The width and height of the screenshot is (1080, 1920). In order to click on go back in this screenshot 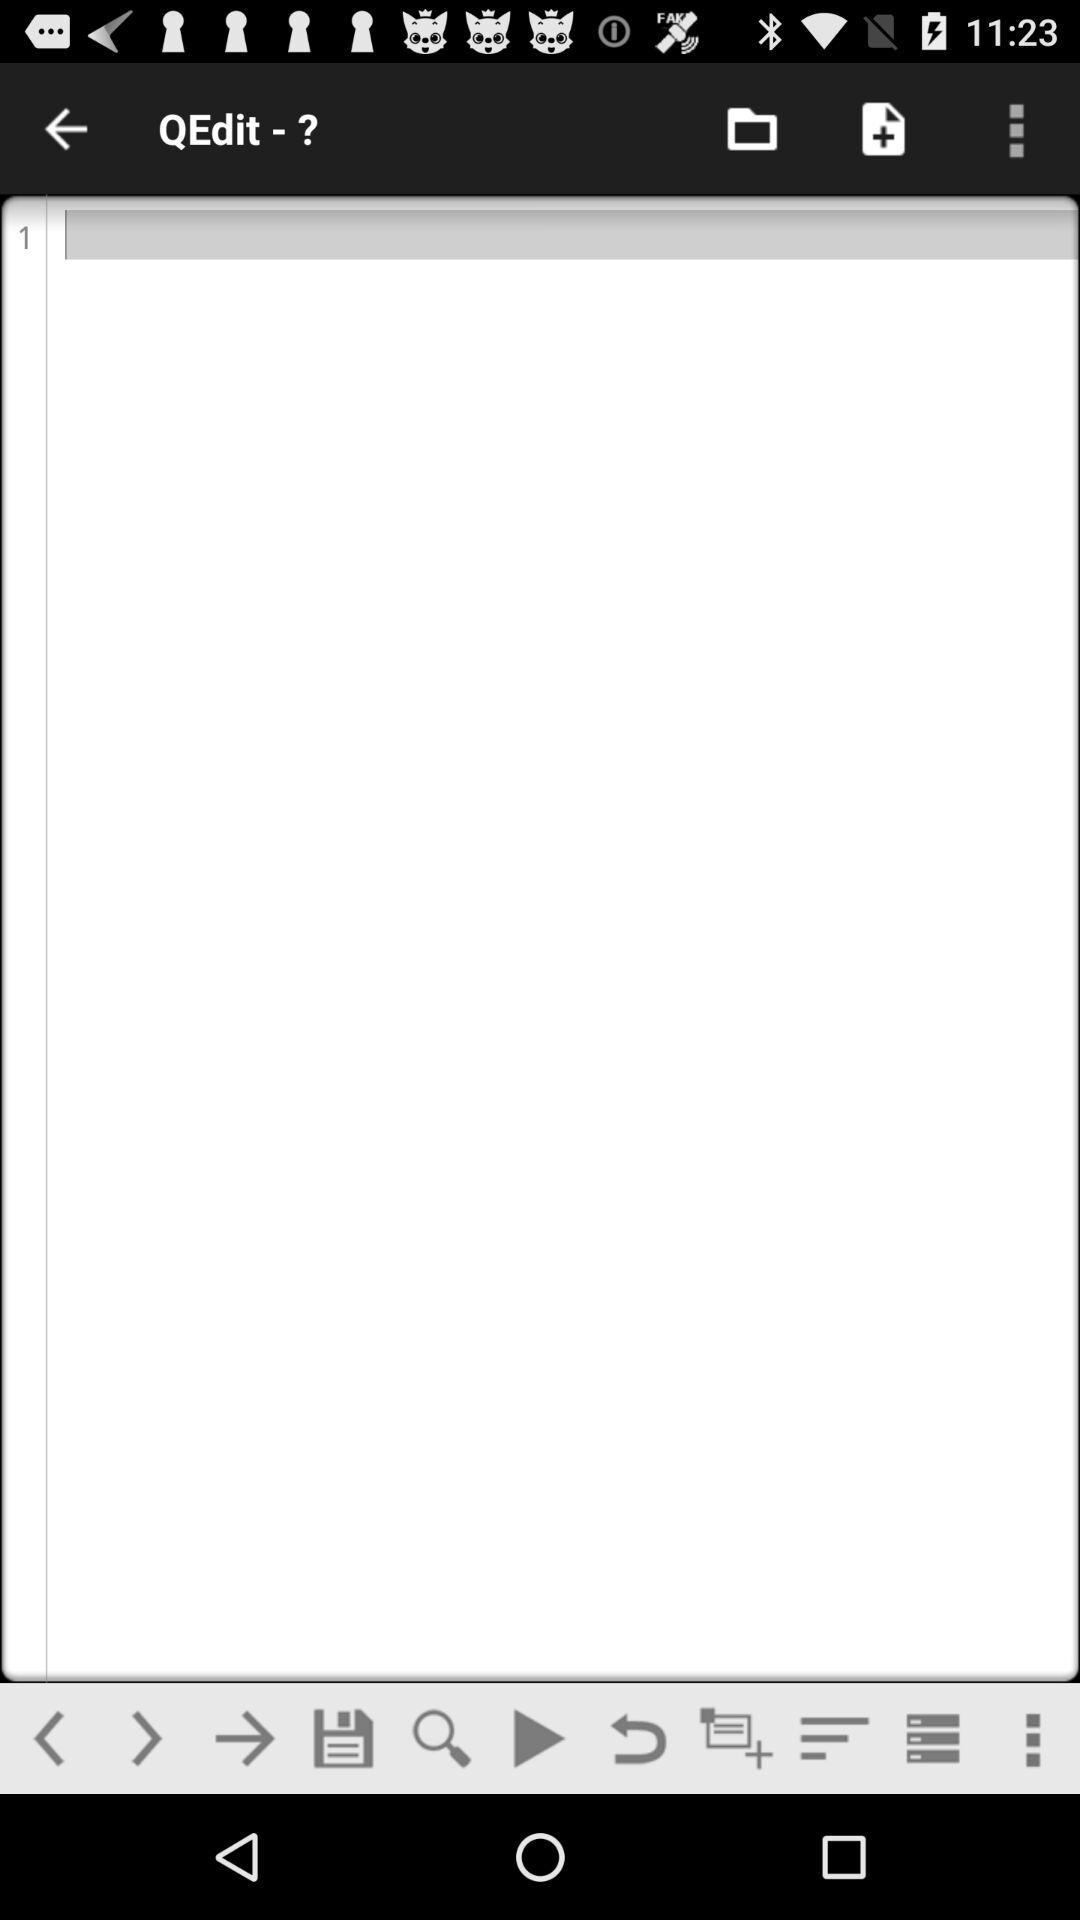, I will do `click(637, 1737)`.